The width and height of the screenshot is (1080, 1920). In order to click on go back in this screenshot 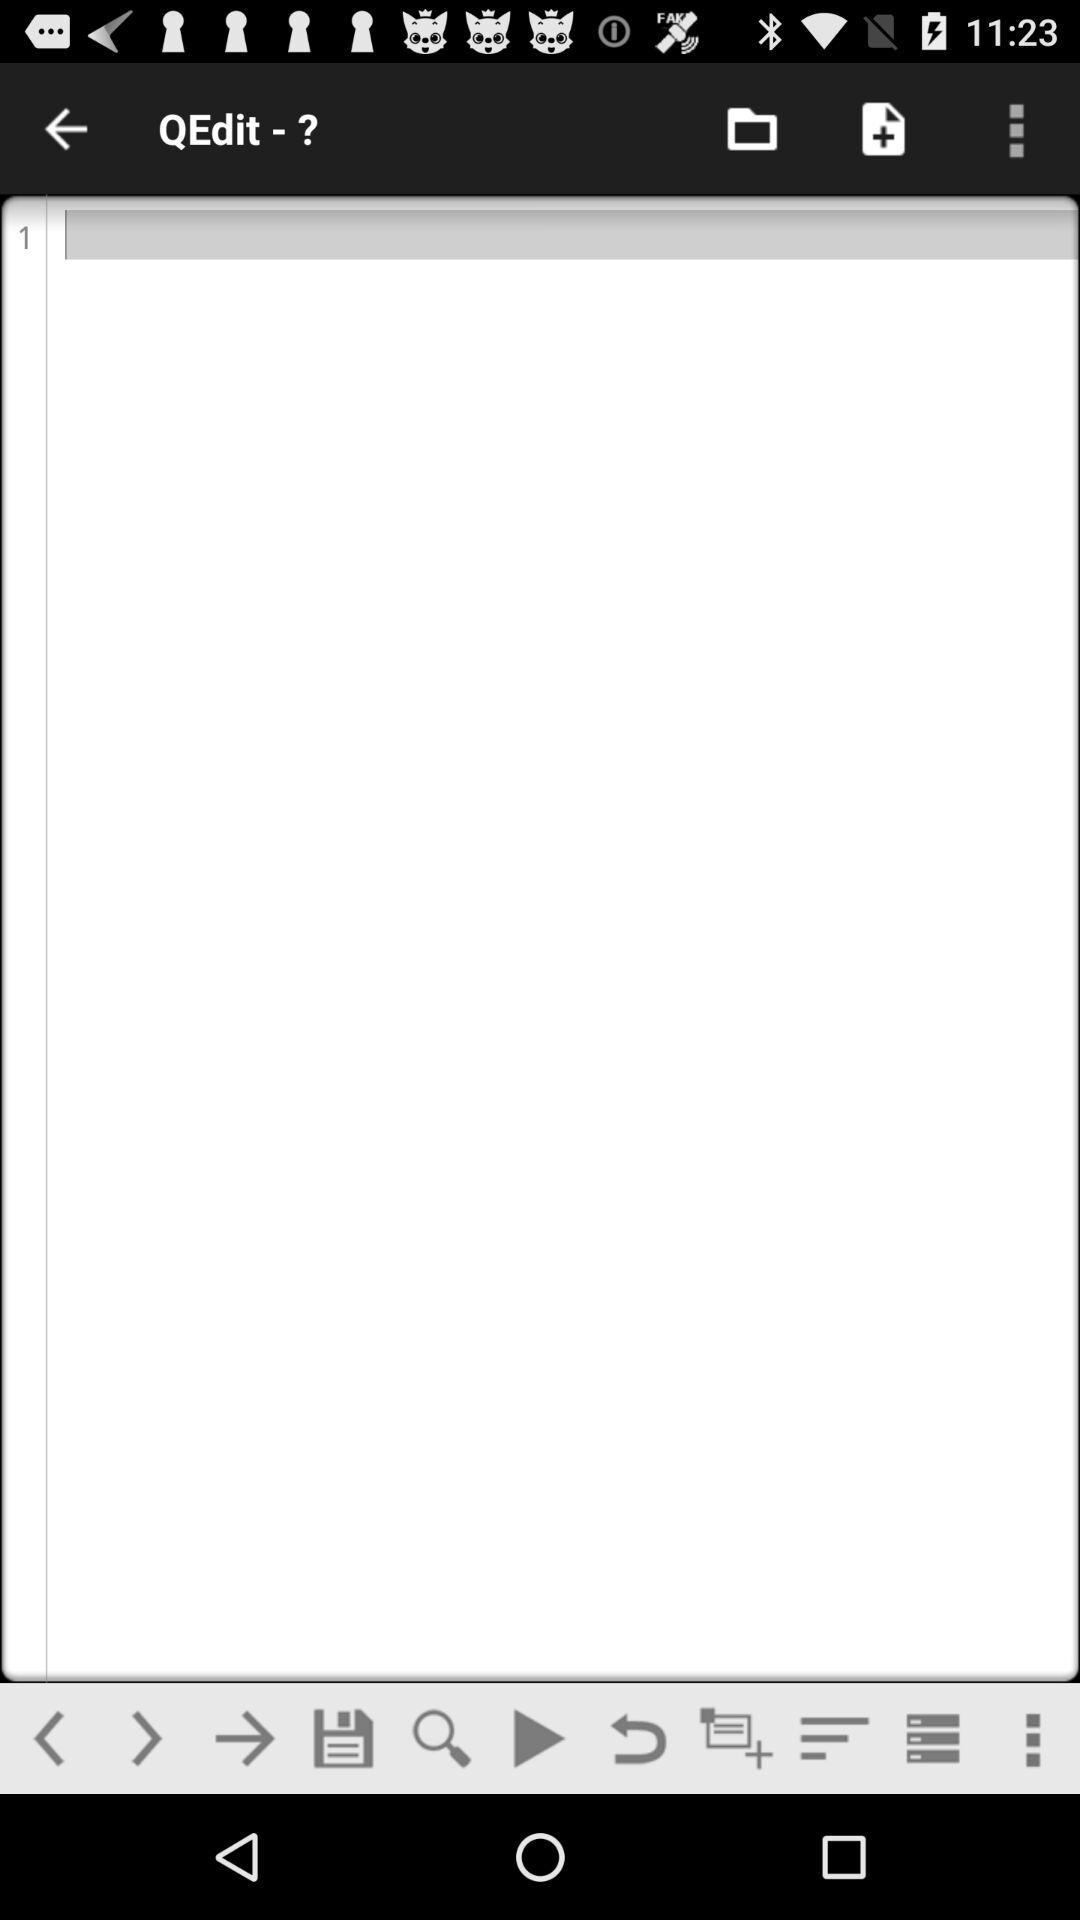, I will do `click(637, 1737)`.